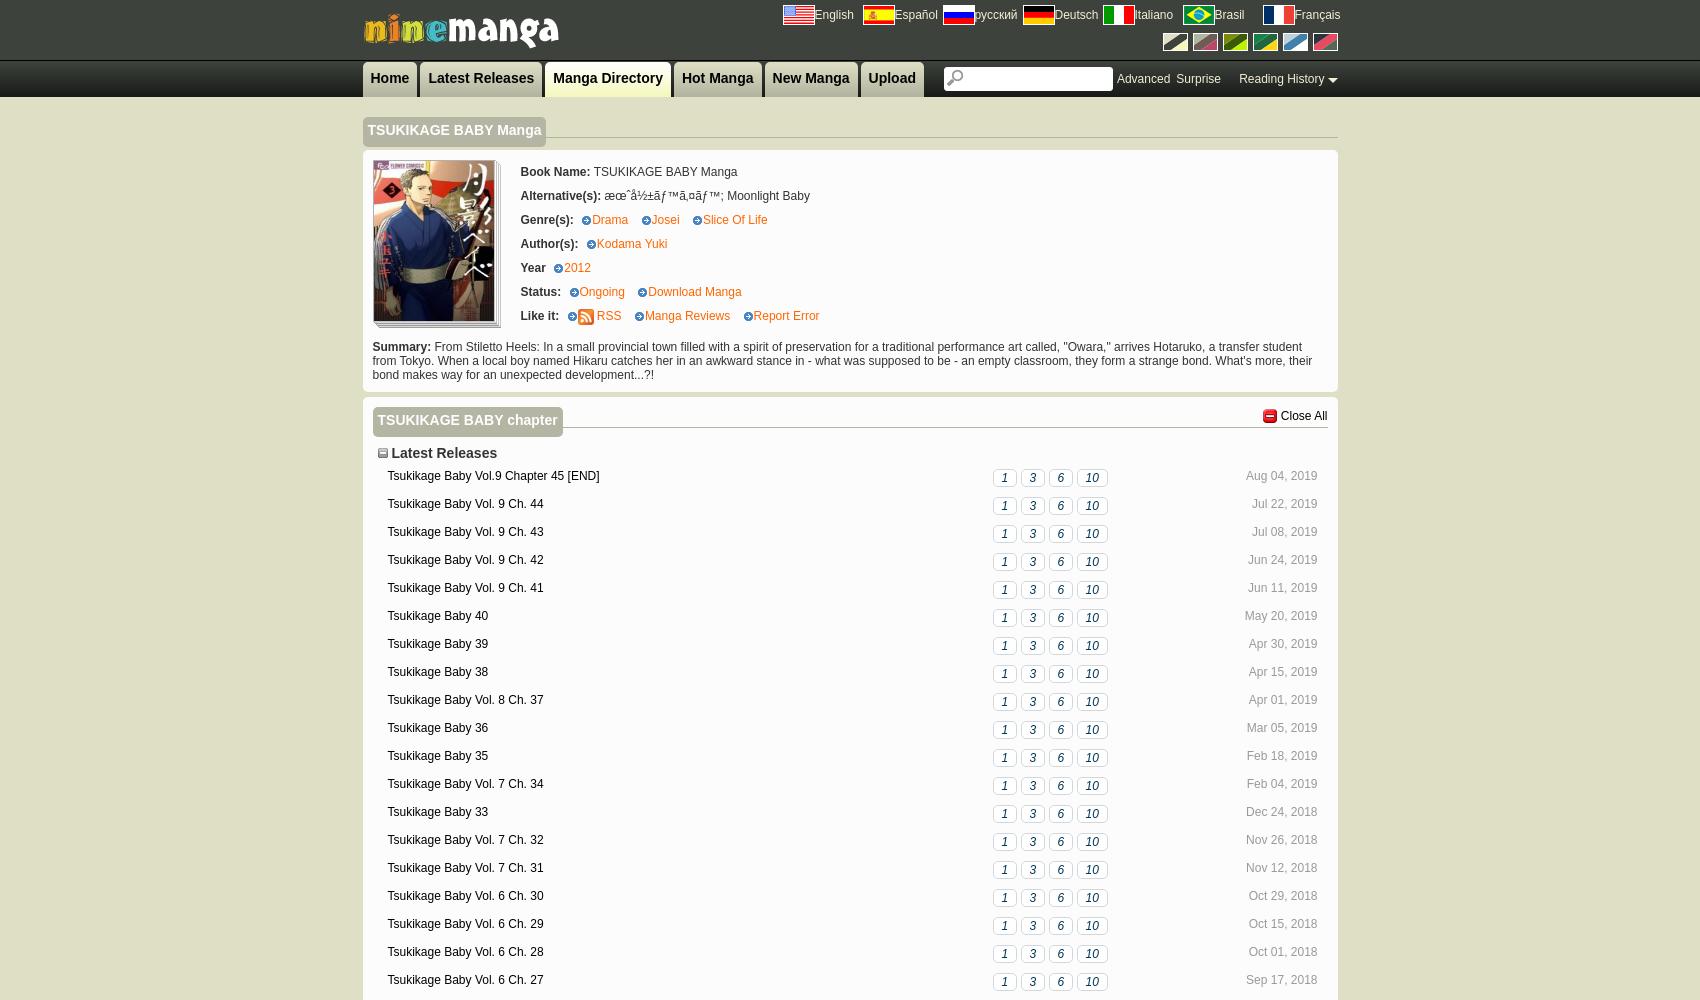  Describe the element at coordinates (480, 77) in the screenshot. I see `'Latest Releases'` at that location.